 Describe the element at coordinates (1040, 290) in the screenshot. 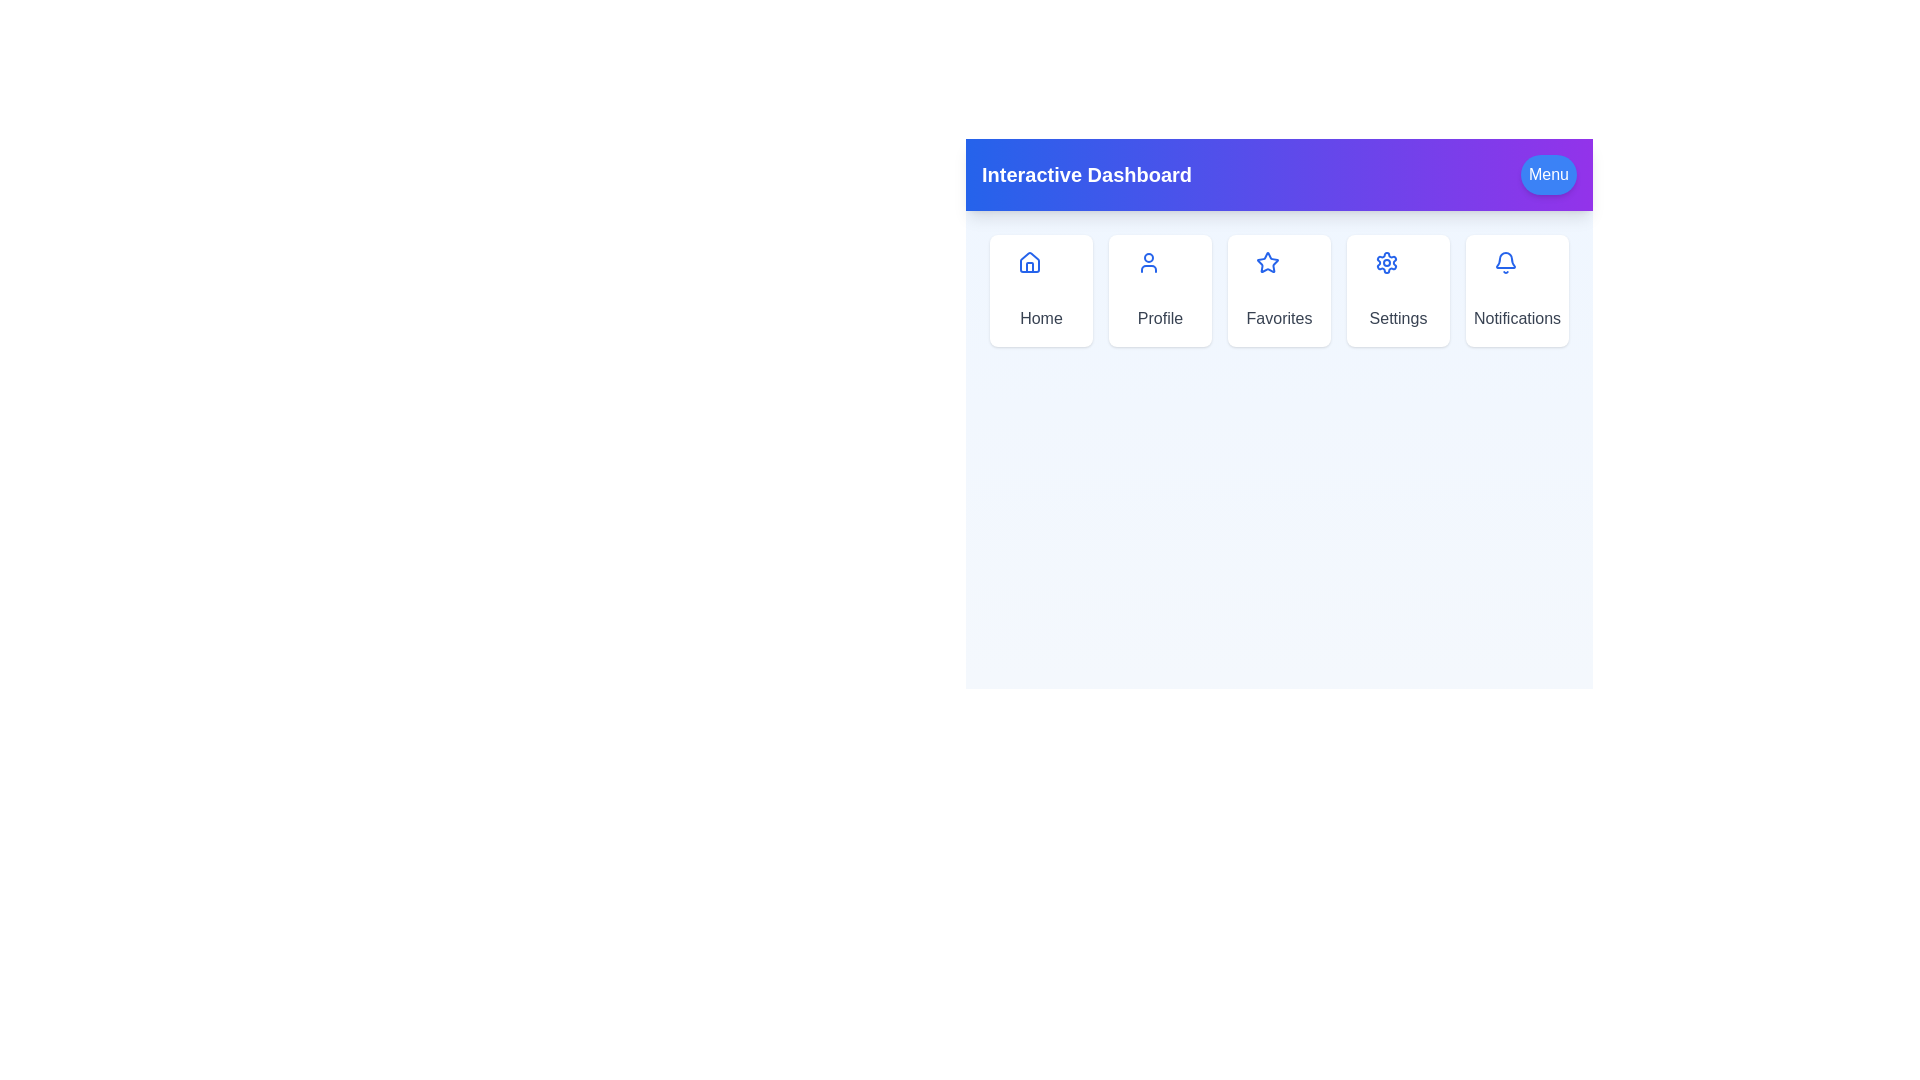

I see `the Home menu option` at that location.